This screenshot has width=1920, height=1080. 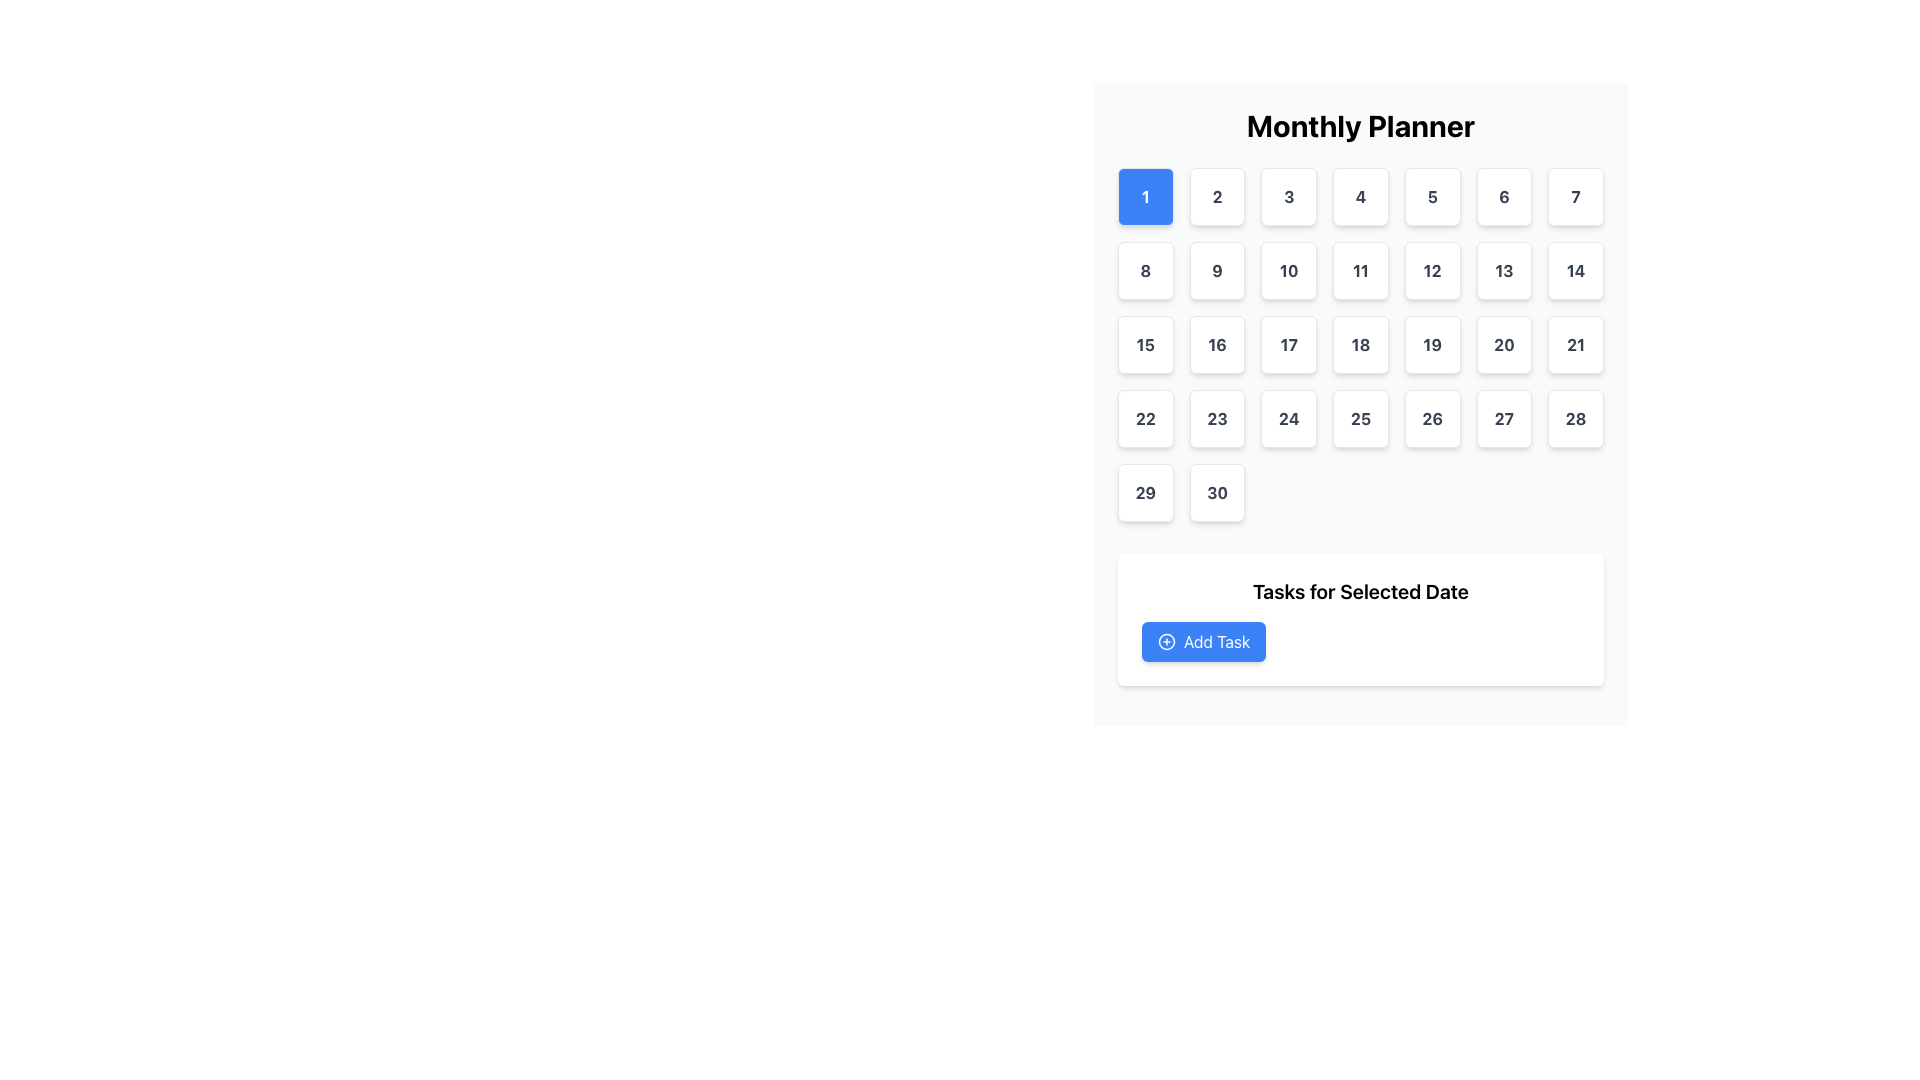 I want to click on the calendar button representing the date '28' in the monthly calendar interface, so click(x=1575, y=418).